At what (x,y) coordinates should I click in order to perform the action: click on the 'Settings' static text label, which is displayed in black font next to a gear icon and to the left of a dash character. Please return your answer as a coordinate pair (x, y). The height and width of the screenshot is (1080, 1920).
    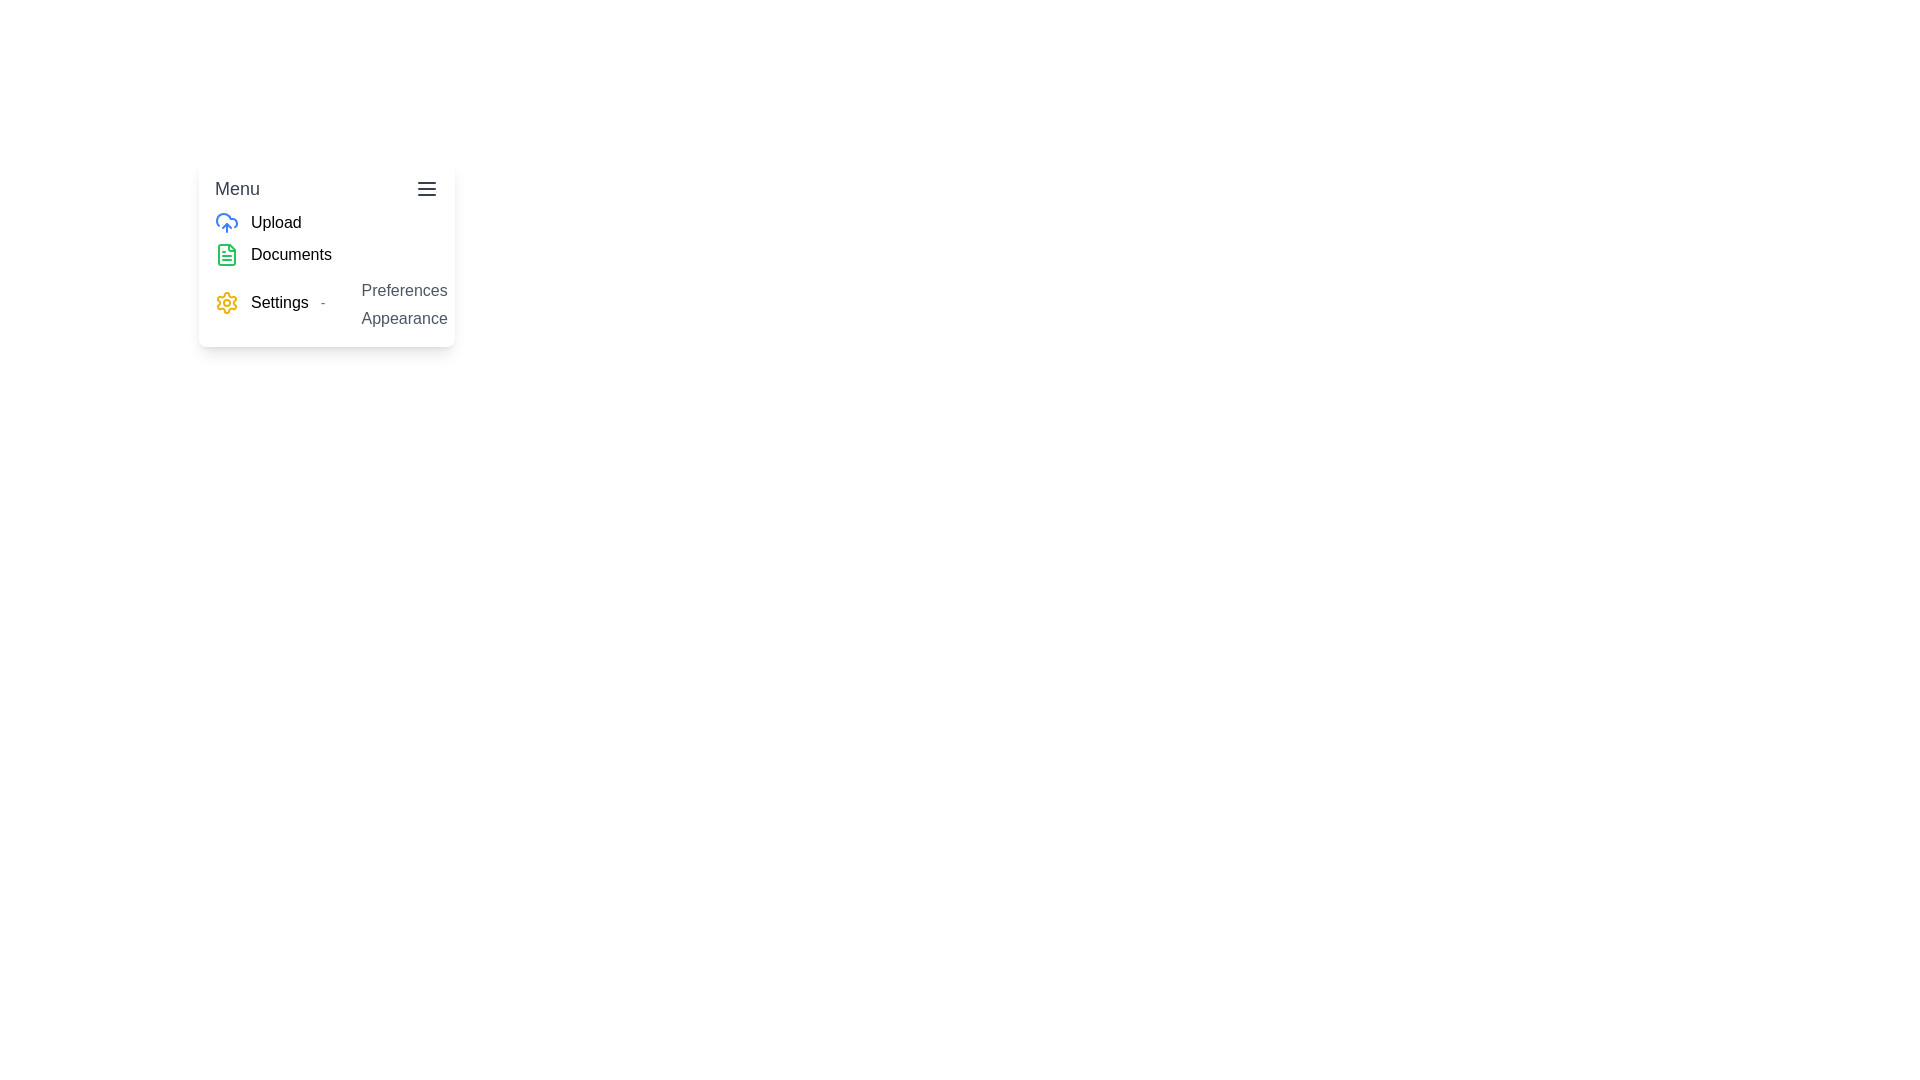
    Looking at the image, I should click on (278, 303).